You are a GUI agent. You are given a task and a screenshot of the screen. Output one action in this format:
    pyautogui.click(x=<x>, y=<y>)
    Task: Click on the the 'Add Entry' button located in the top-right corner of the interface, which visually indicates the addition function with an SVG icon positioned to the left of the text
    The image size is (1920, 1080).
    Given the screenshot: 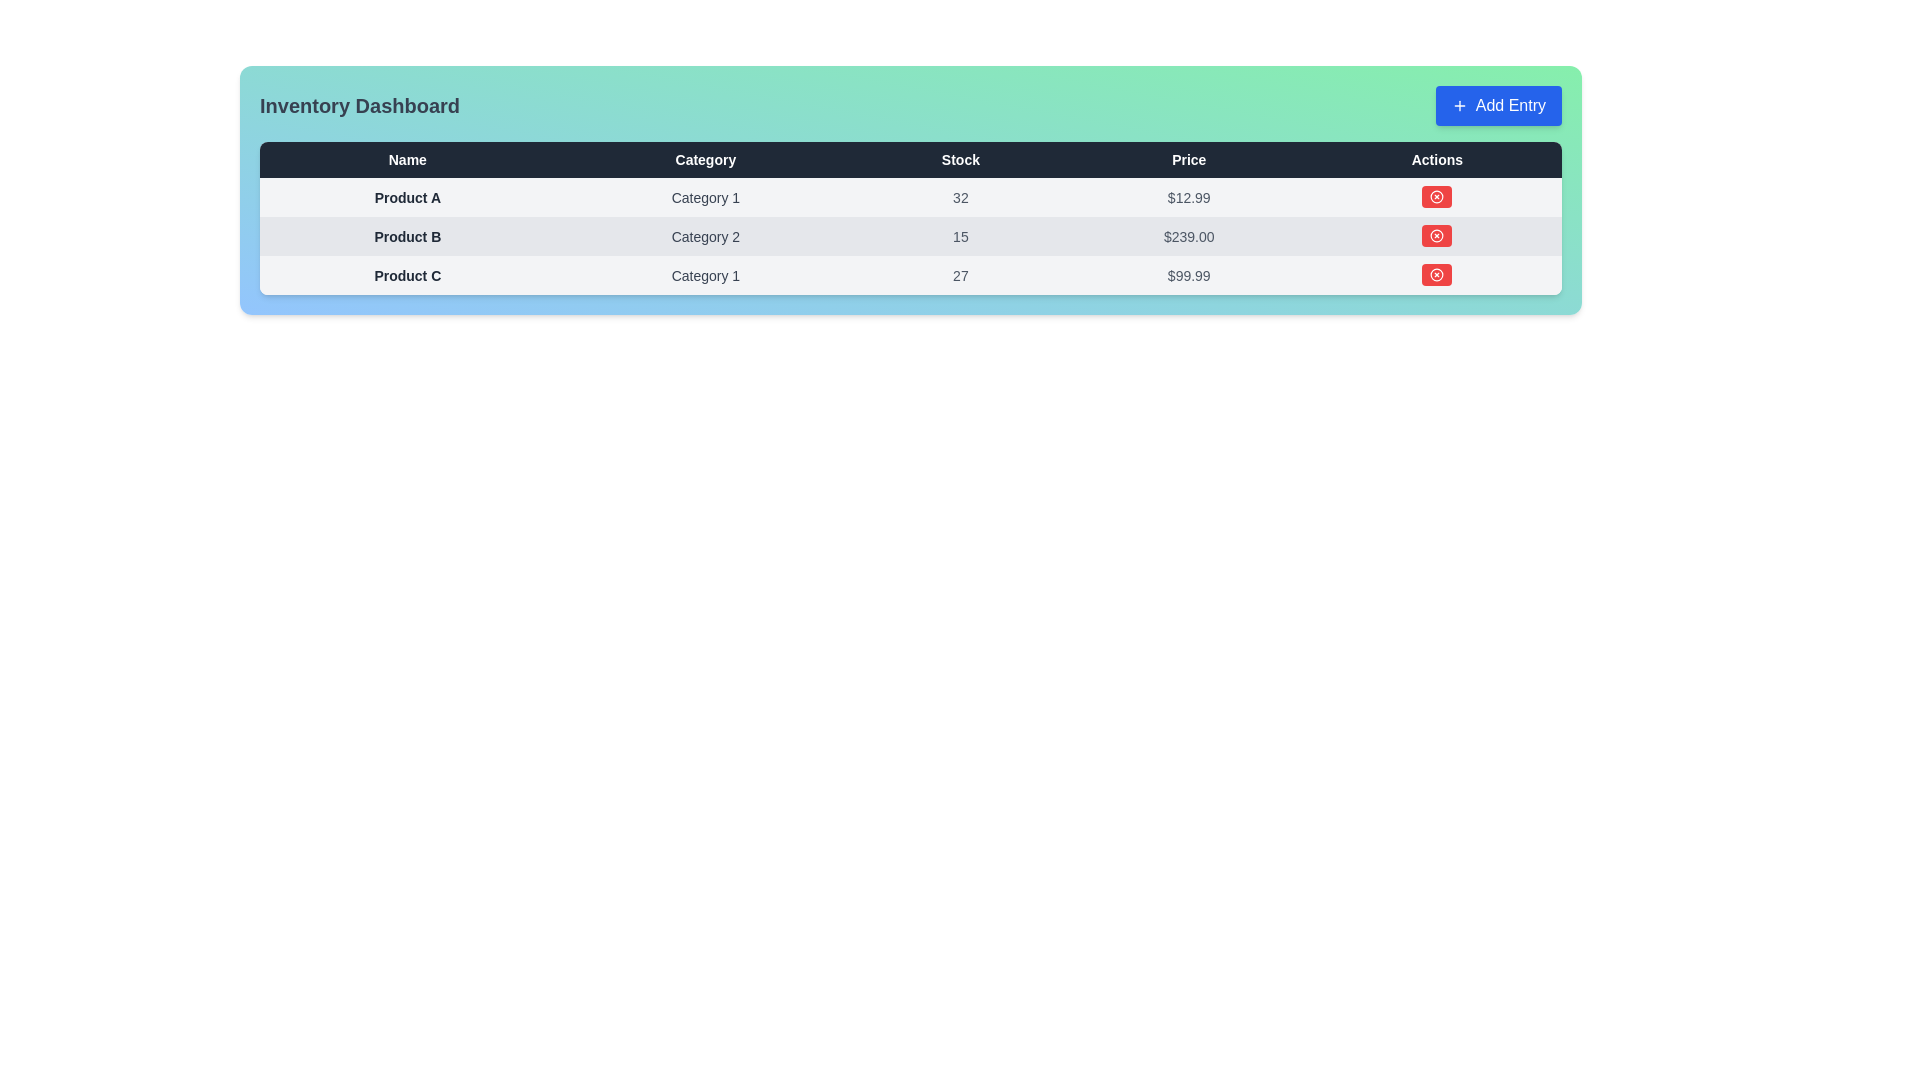 What is the action you would take?
    pyautogui.click(x=1459, y=105)
    